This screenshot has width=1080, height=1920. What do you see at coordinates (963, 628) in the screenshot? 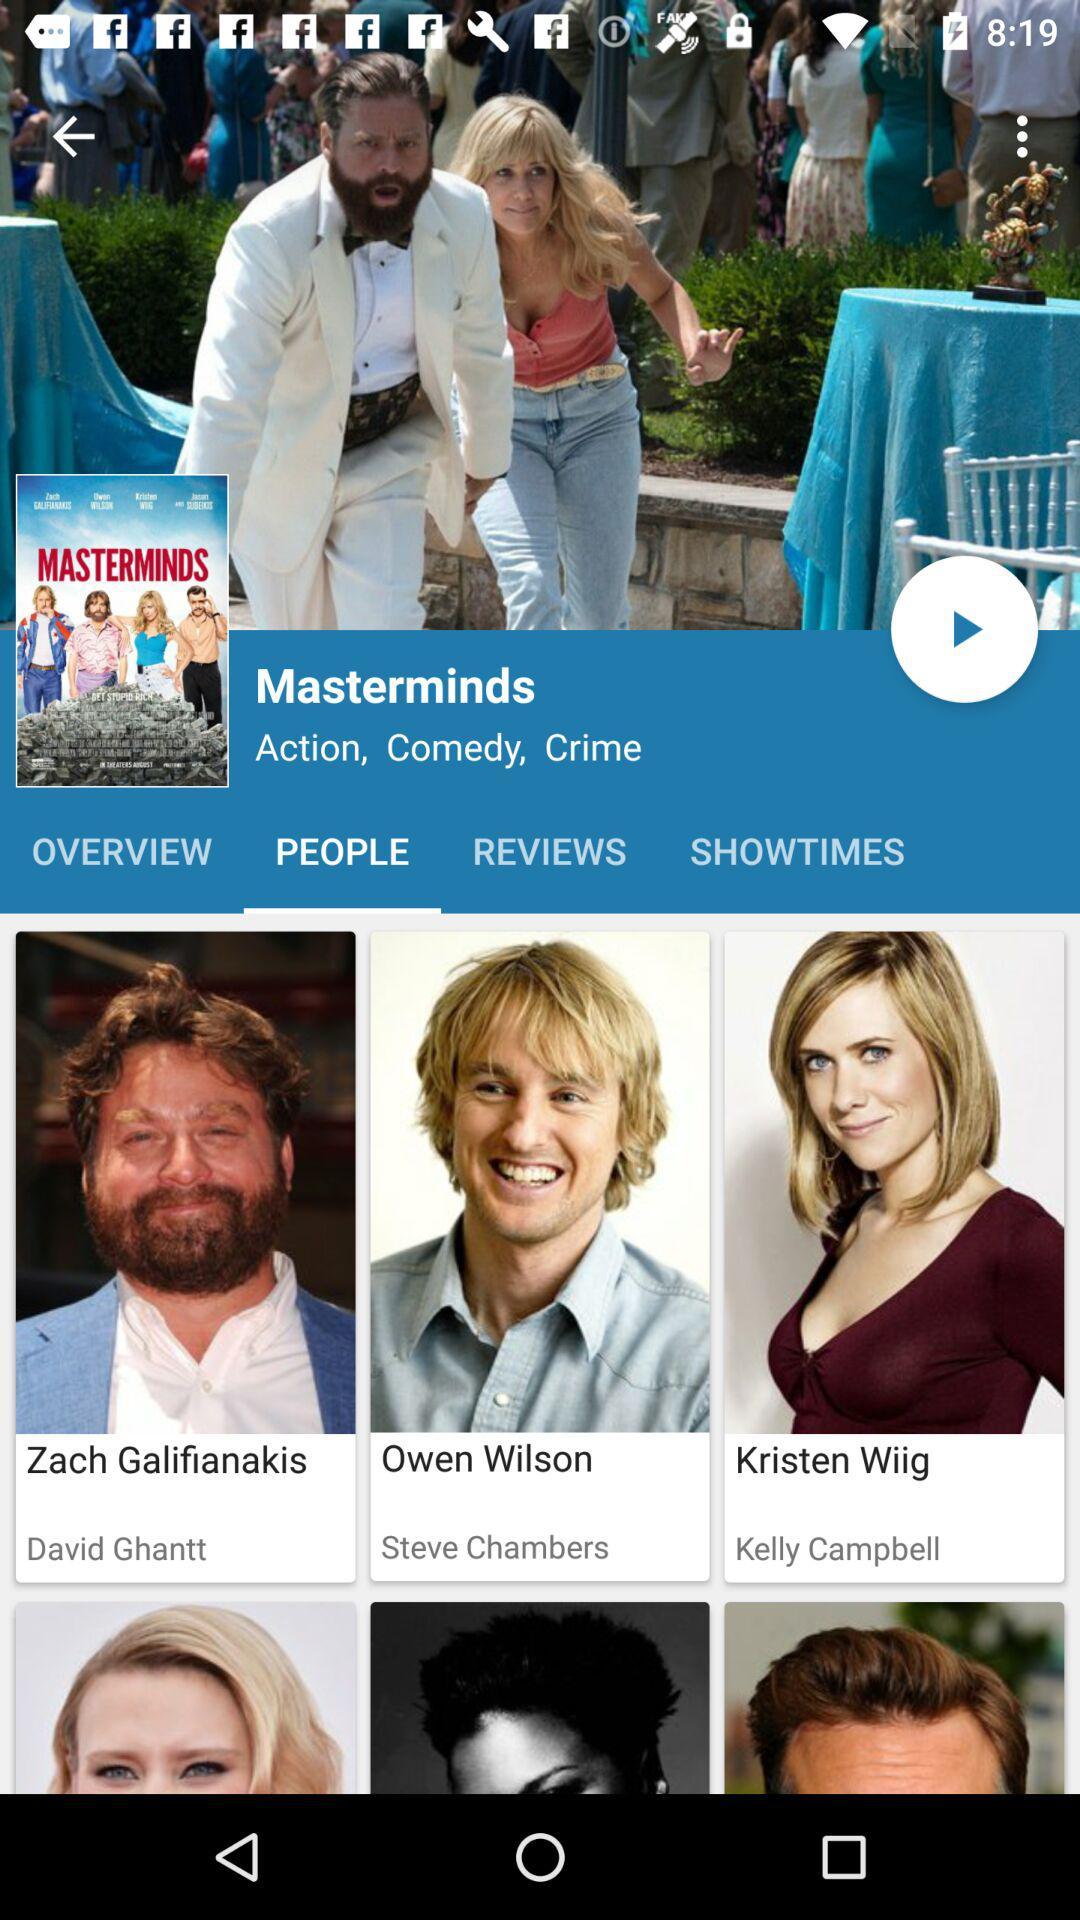
I see `the play icon` at bounding box center [963, 628].